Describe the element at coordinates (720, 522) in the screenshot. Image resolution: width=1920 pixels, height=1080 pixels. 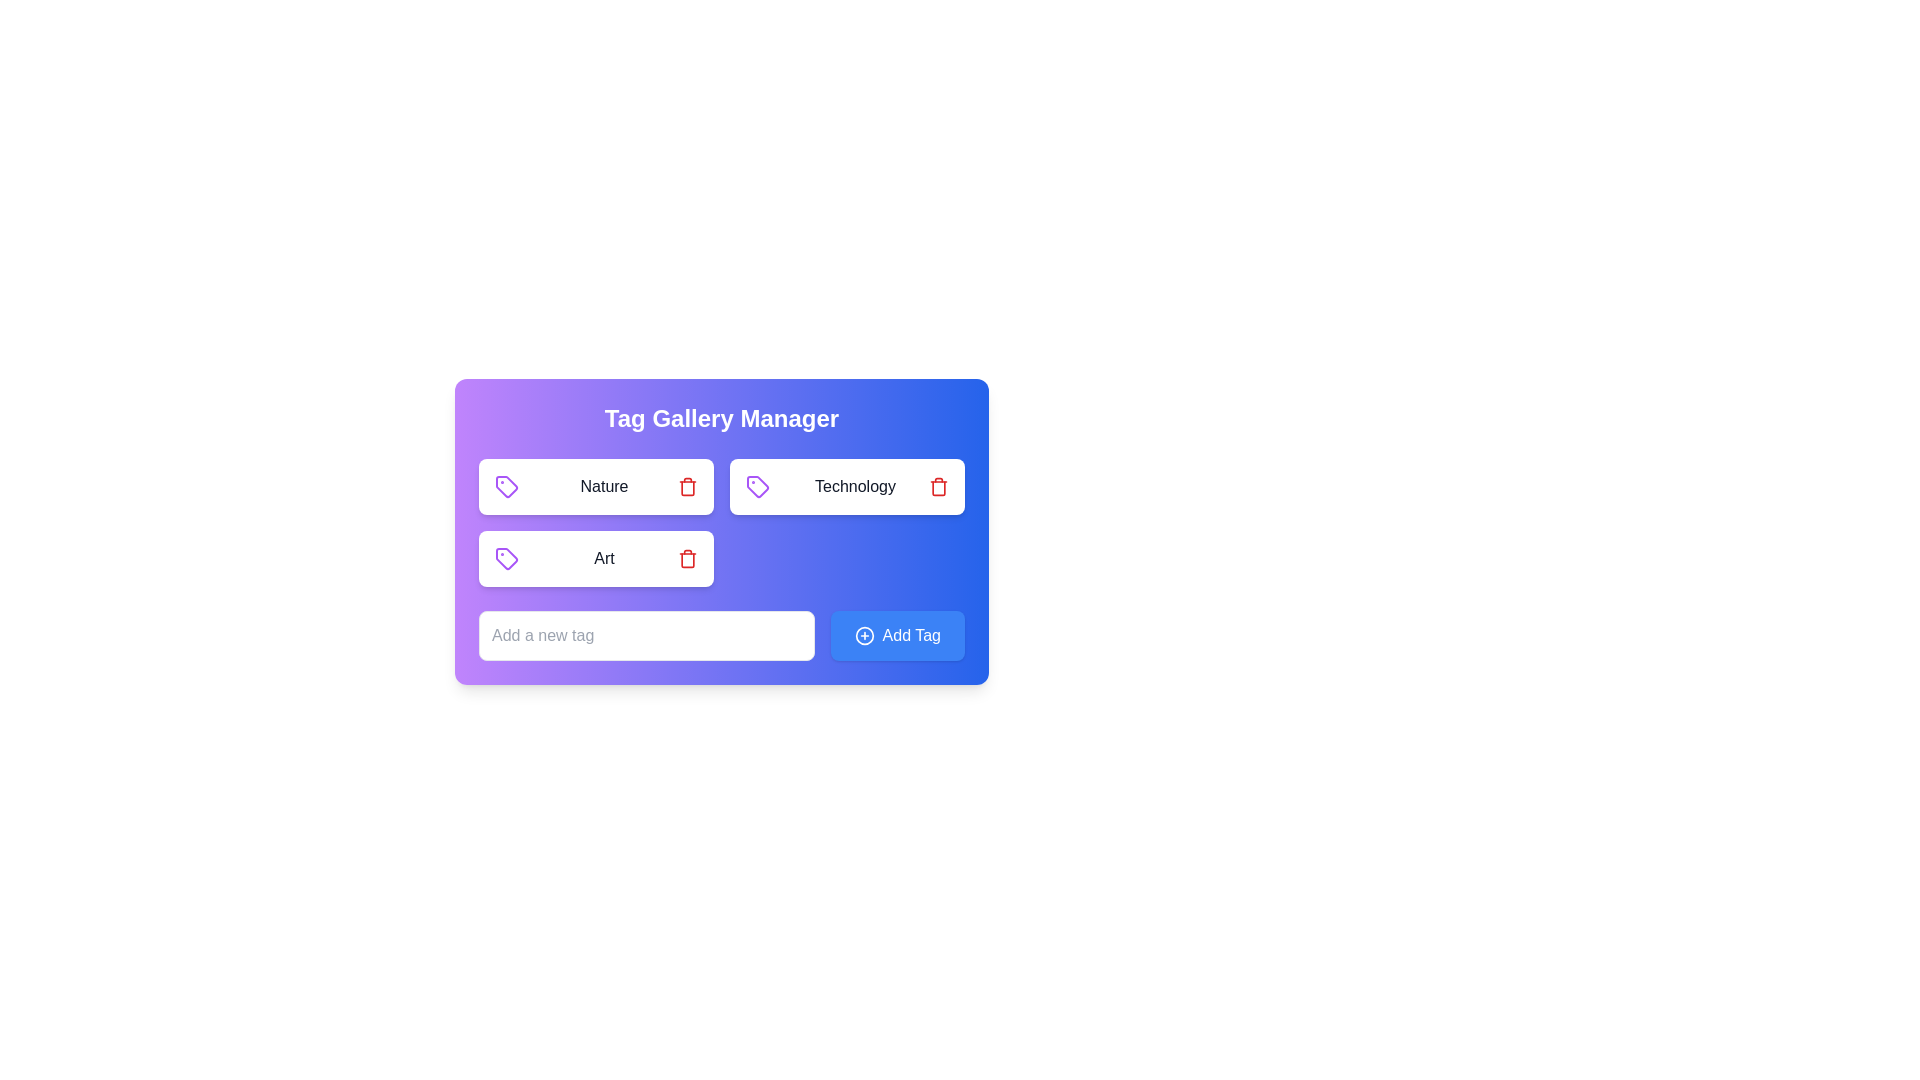
I see `the 'Art' card located in the bottom-left position of the grid within the Tag Gallery Manager` at that location.